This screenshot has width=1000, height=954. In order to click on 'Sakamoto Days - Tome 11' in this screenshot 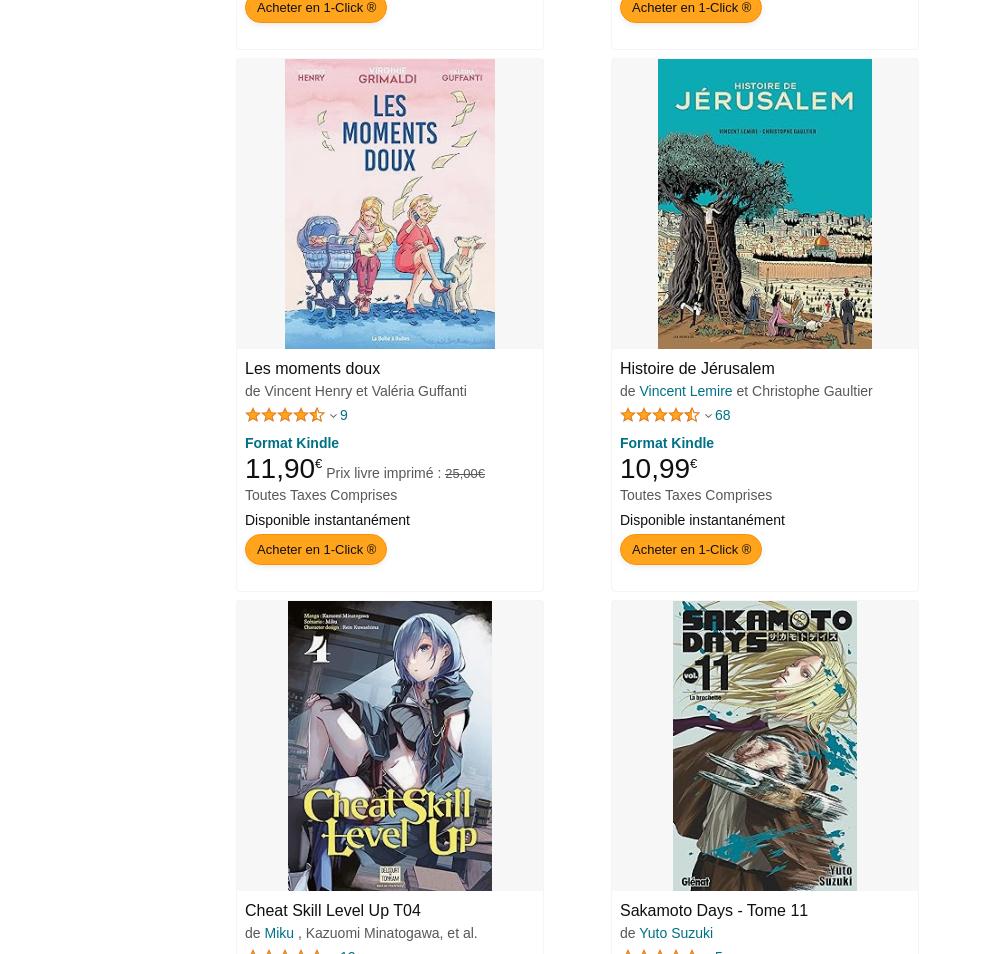, I will do `click(619, 910)`.